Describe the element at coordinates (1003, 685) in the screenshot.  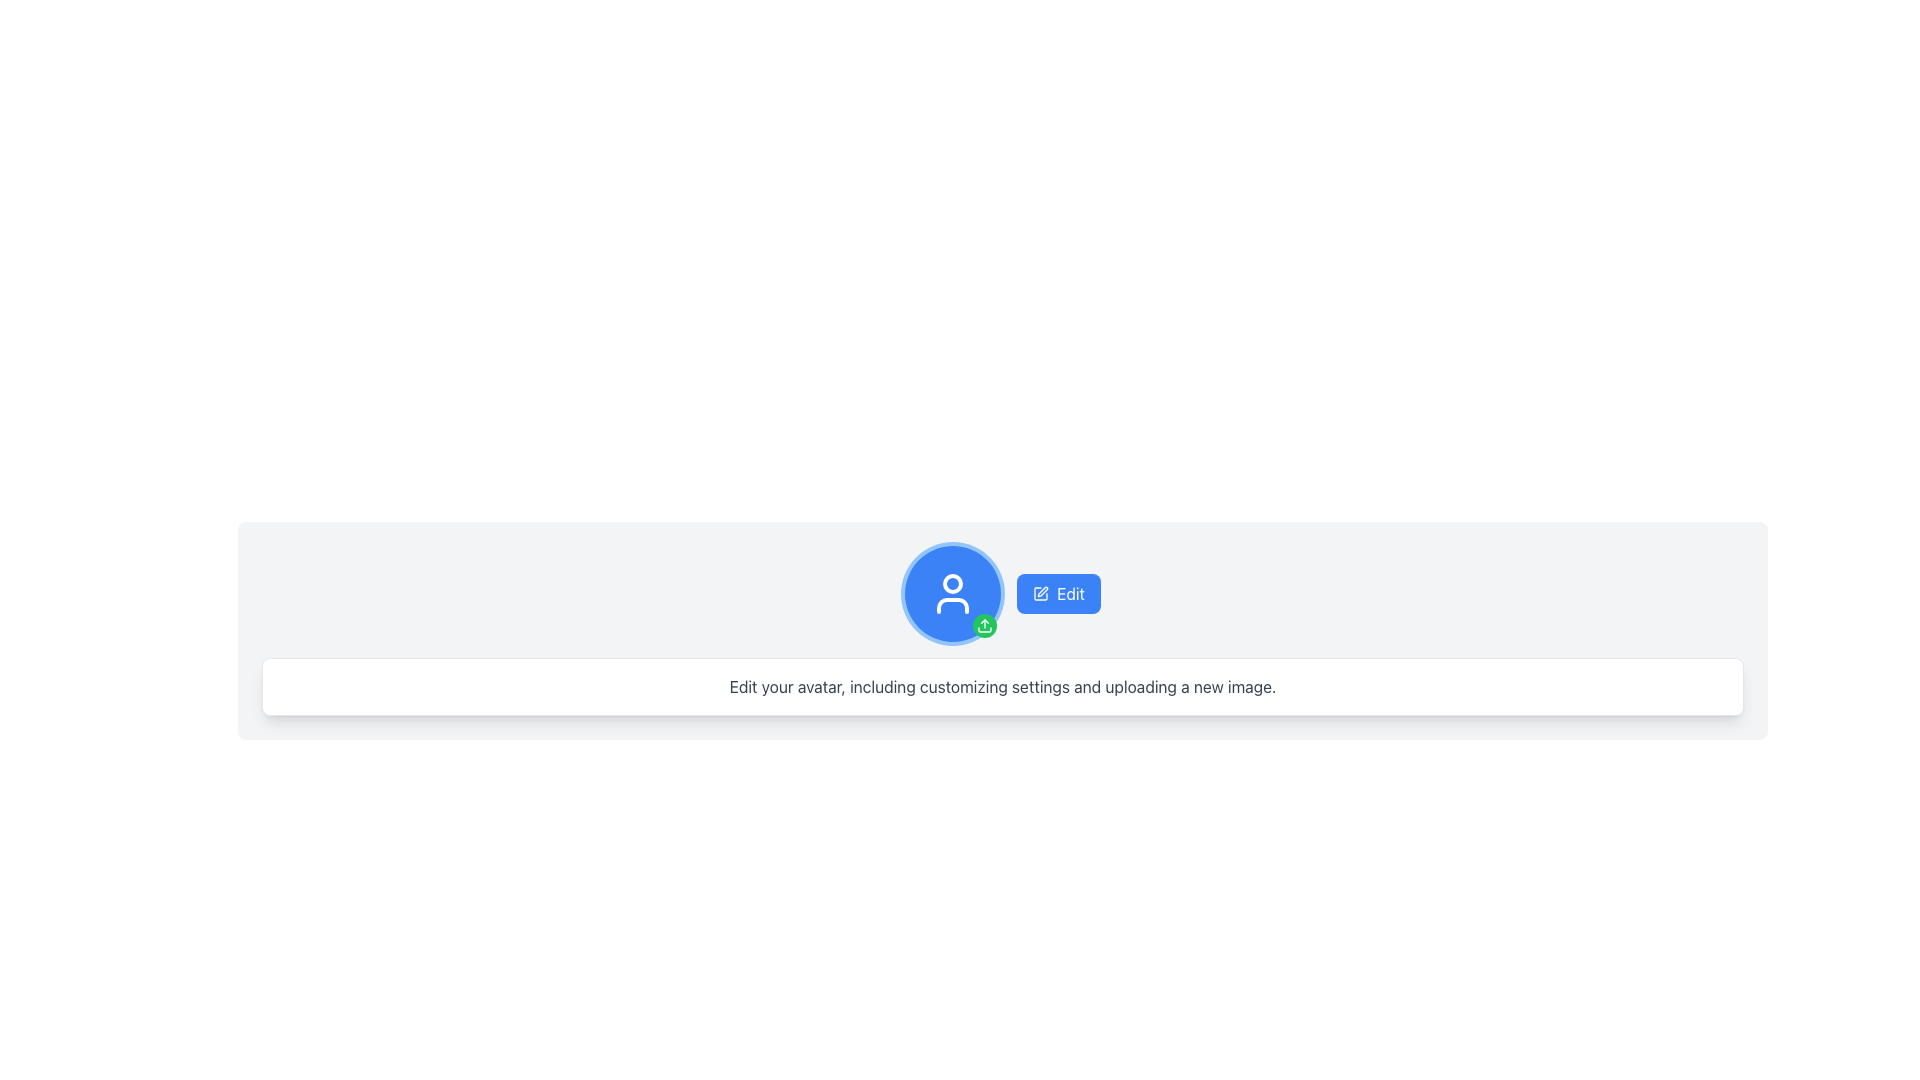
I see `the text label styled in gray that contains the sentence 'Edit your avatar, including customizing settings and uploading a new image.', positioned beneath the blue round avatar icon with an edit button` at that location.